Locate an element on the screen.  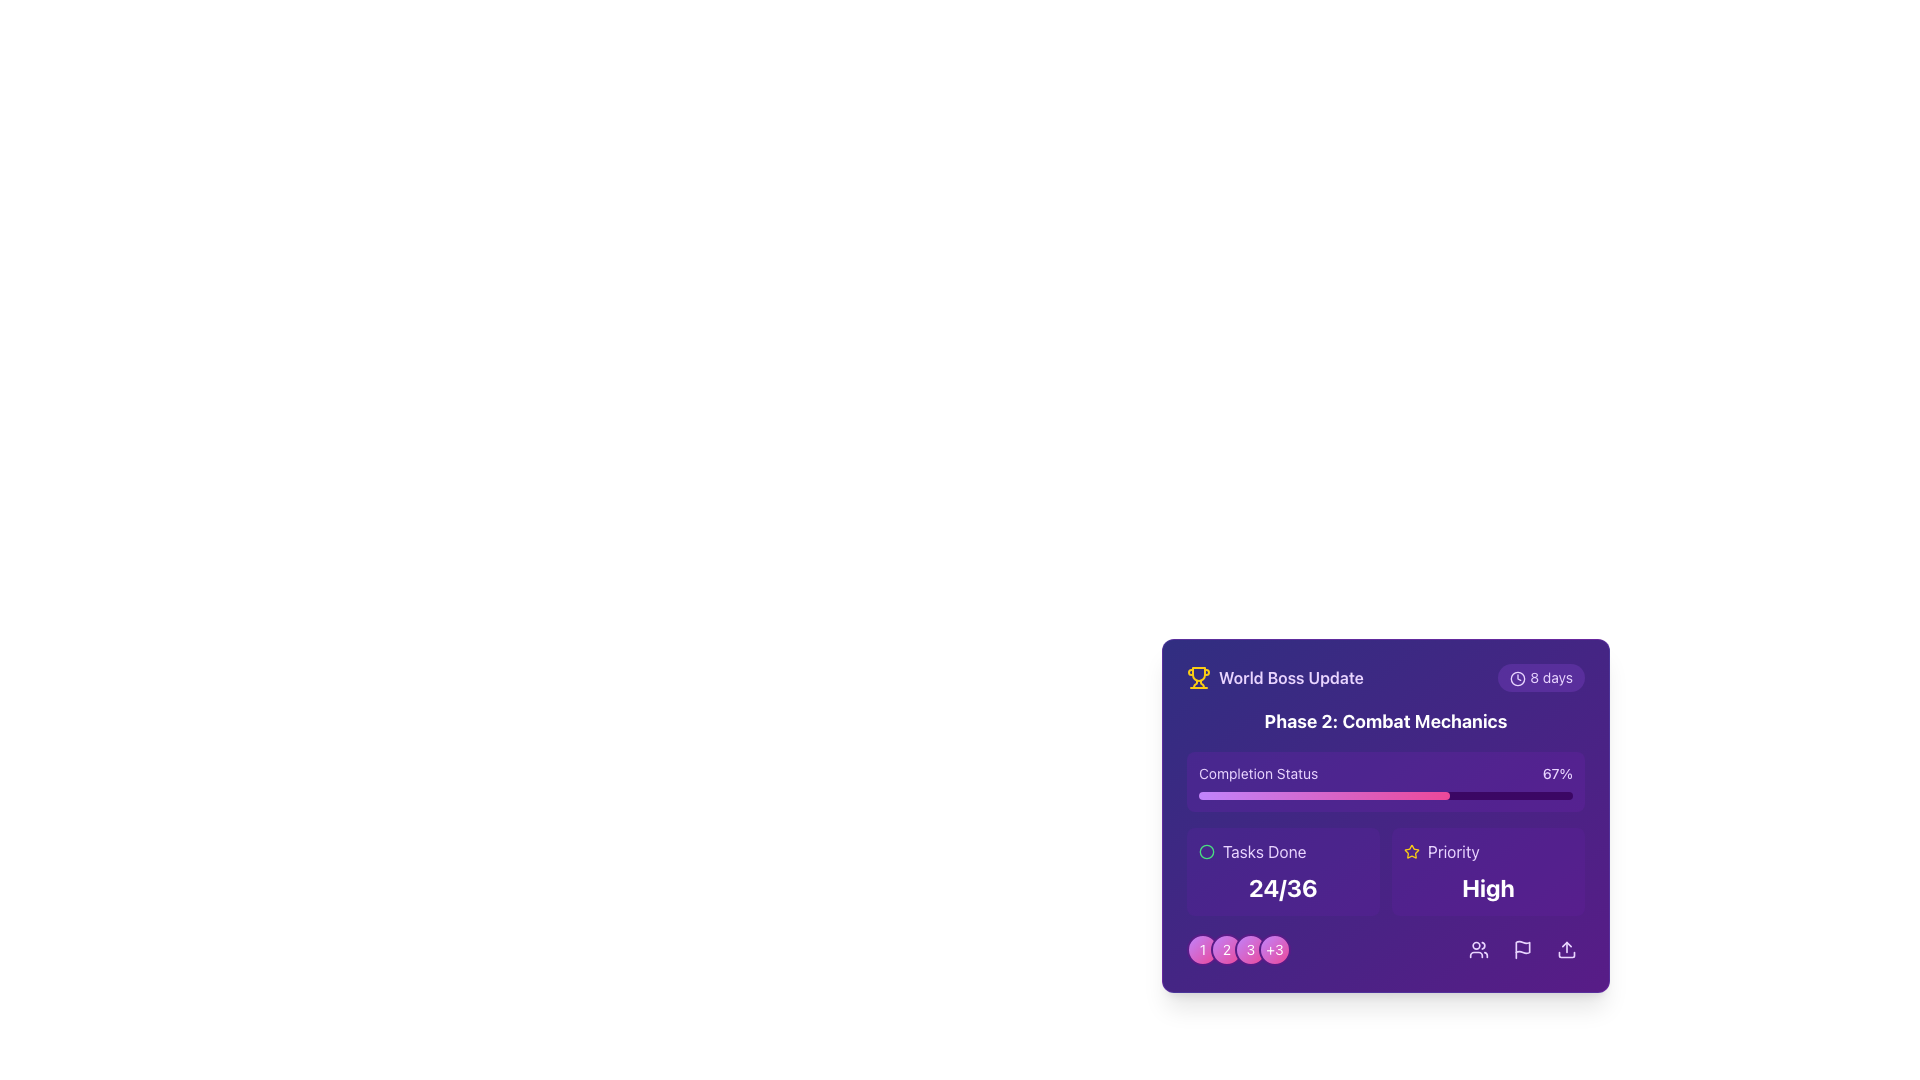
the purple flag icon located in the middle of three small icons at the bottom-right section of the card is located at coordinates (1521, 948).